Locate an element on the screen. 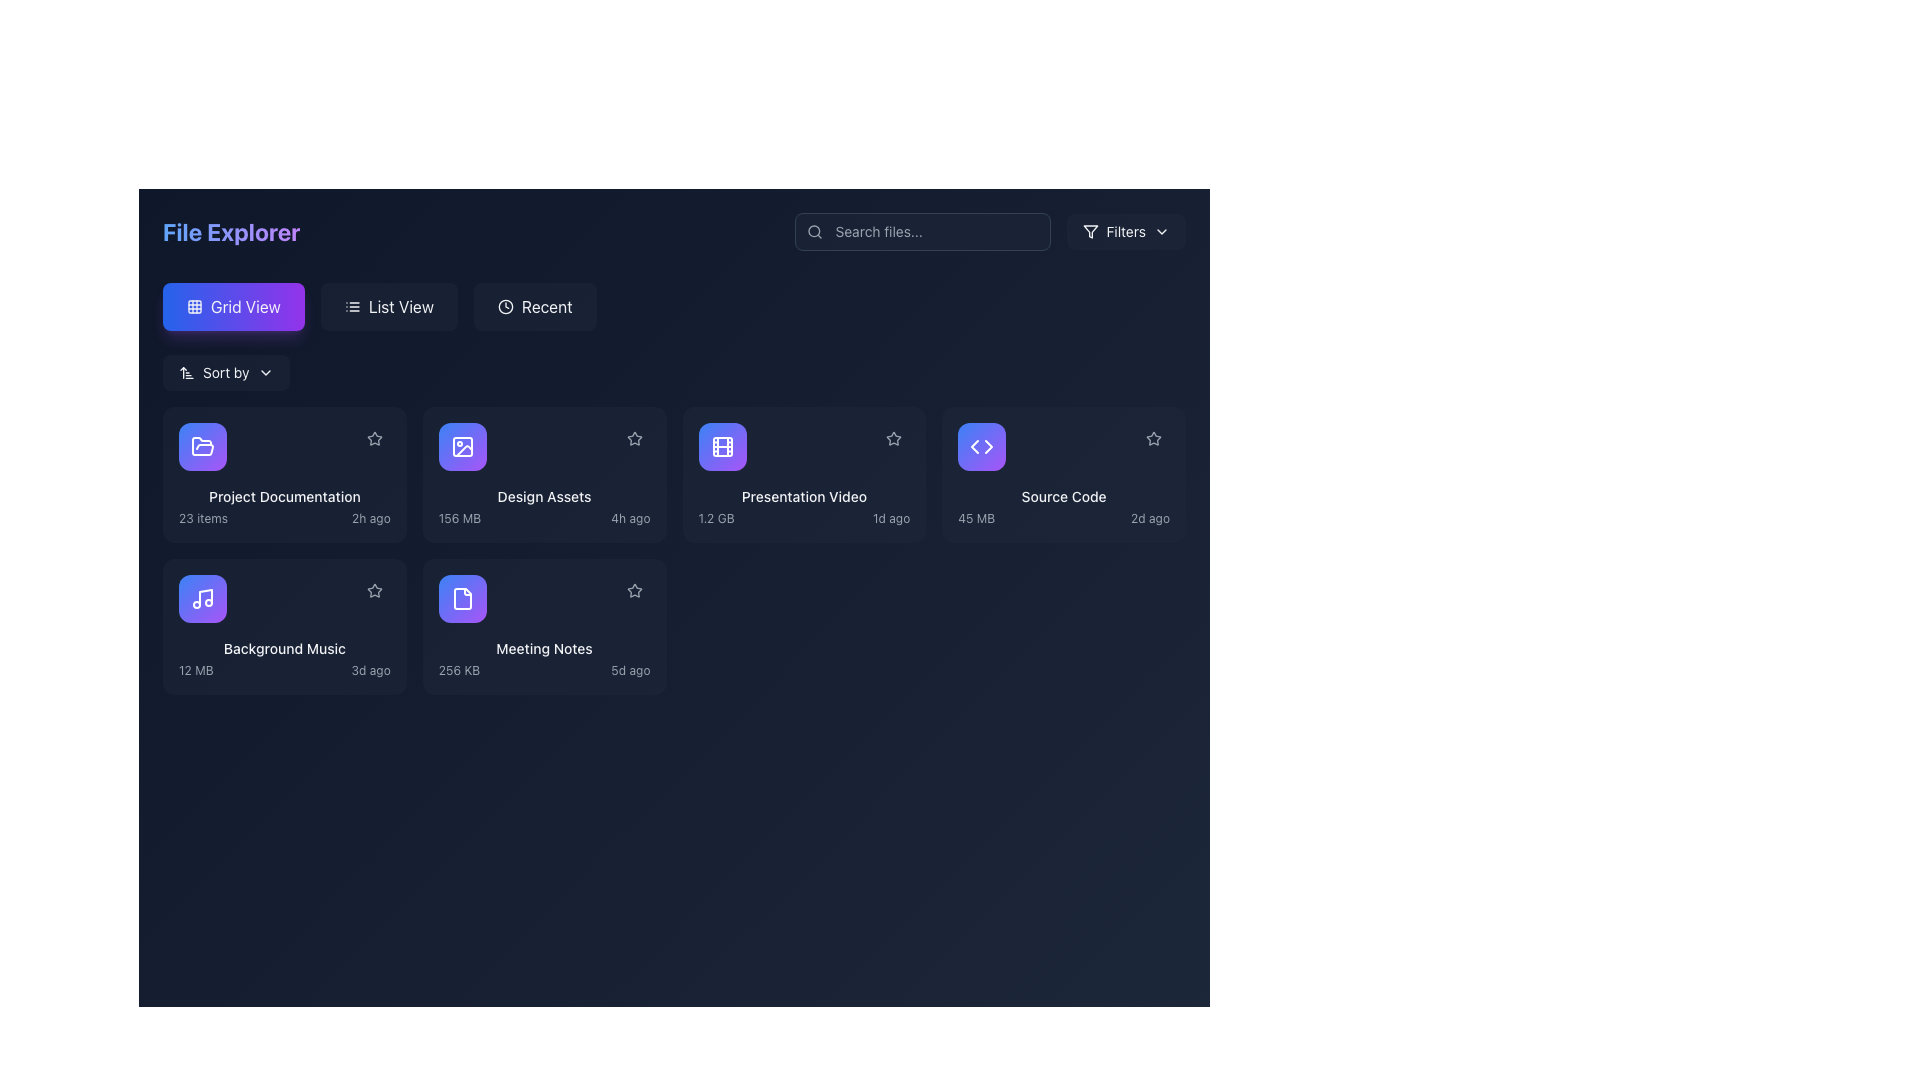 The height and width of the screenshot is (1080, 1920). the favorite icon in the top-right corner of the 'Background Music' card is located at coordinates (374, 589).